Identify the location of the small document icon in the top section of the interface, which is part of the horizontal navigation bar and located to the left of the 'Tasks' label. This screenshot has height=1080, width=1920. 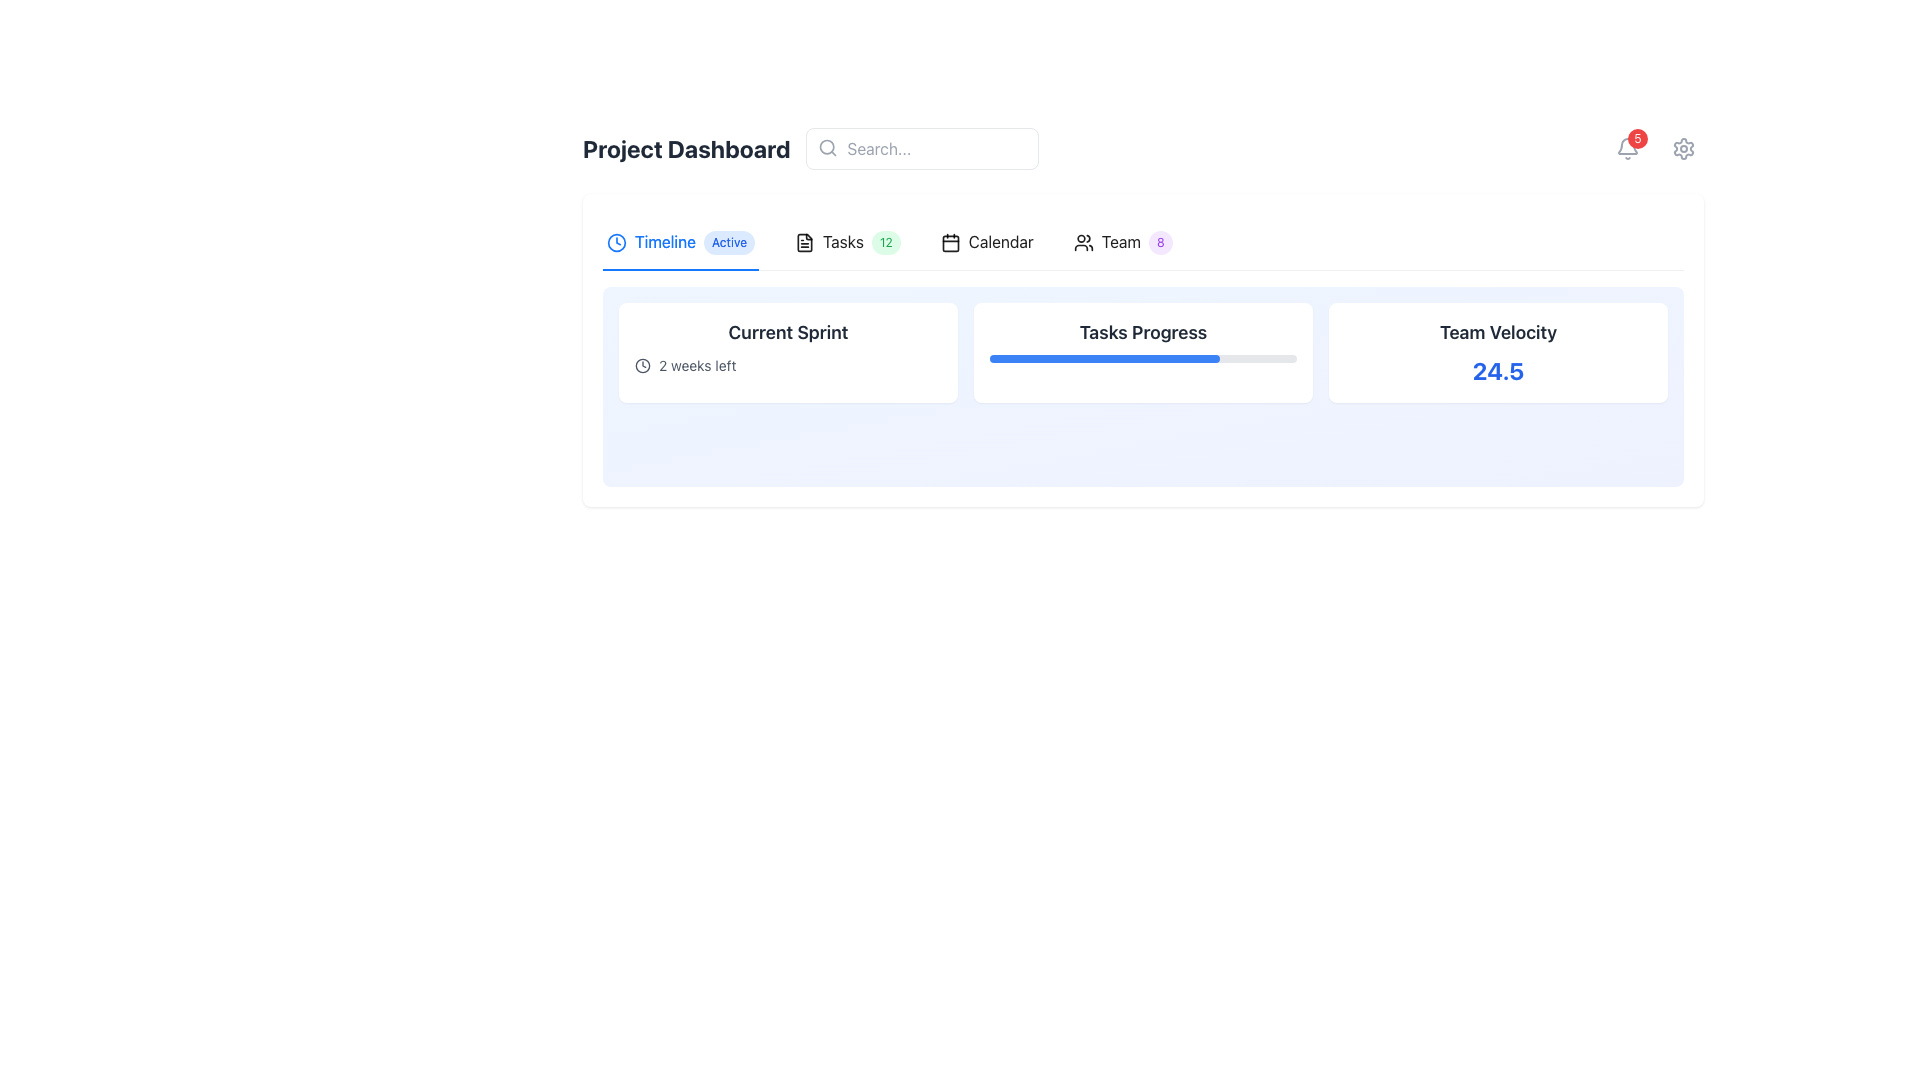
(805, 241).